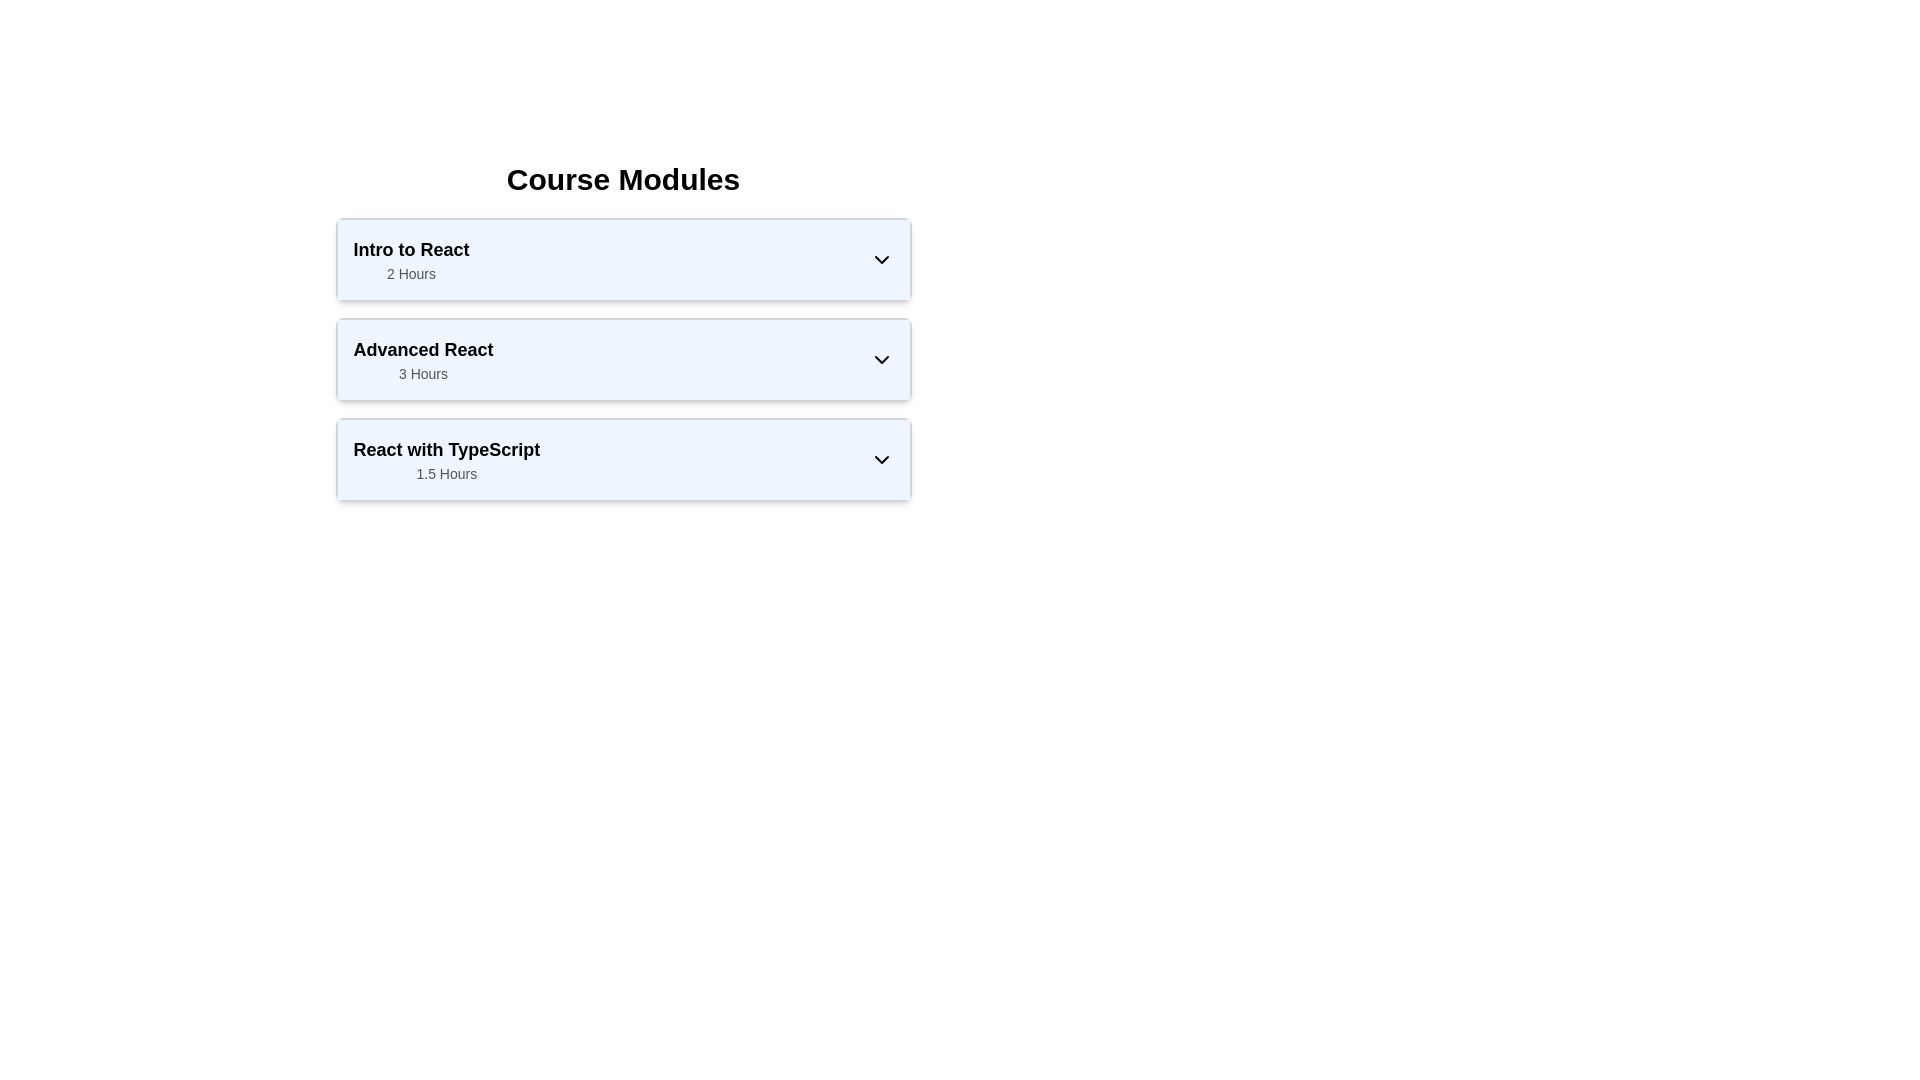 Image resolution: width=1920 pixels, height=1080 pixels. Describe the element at coordinates (445, 459) in the screenshot. I see `the text block representing the third course module` at that location.